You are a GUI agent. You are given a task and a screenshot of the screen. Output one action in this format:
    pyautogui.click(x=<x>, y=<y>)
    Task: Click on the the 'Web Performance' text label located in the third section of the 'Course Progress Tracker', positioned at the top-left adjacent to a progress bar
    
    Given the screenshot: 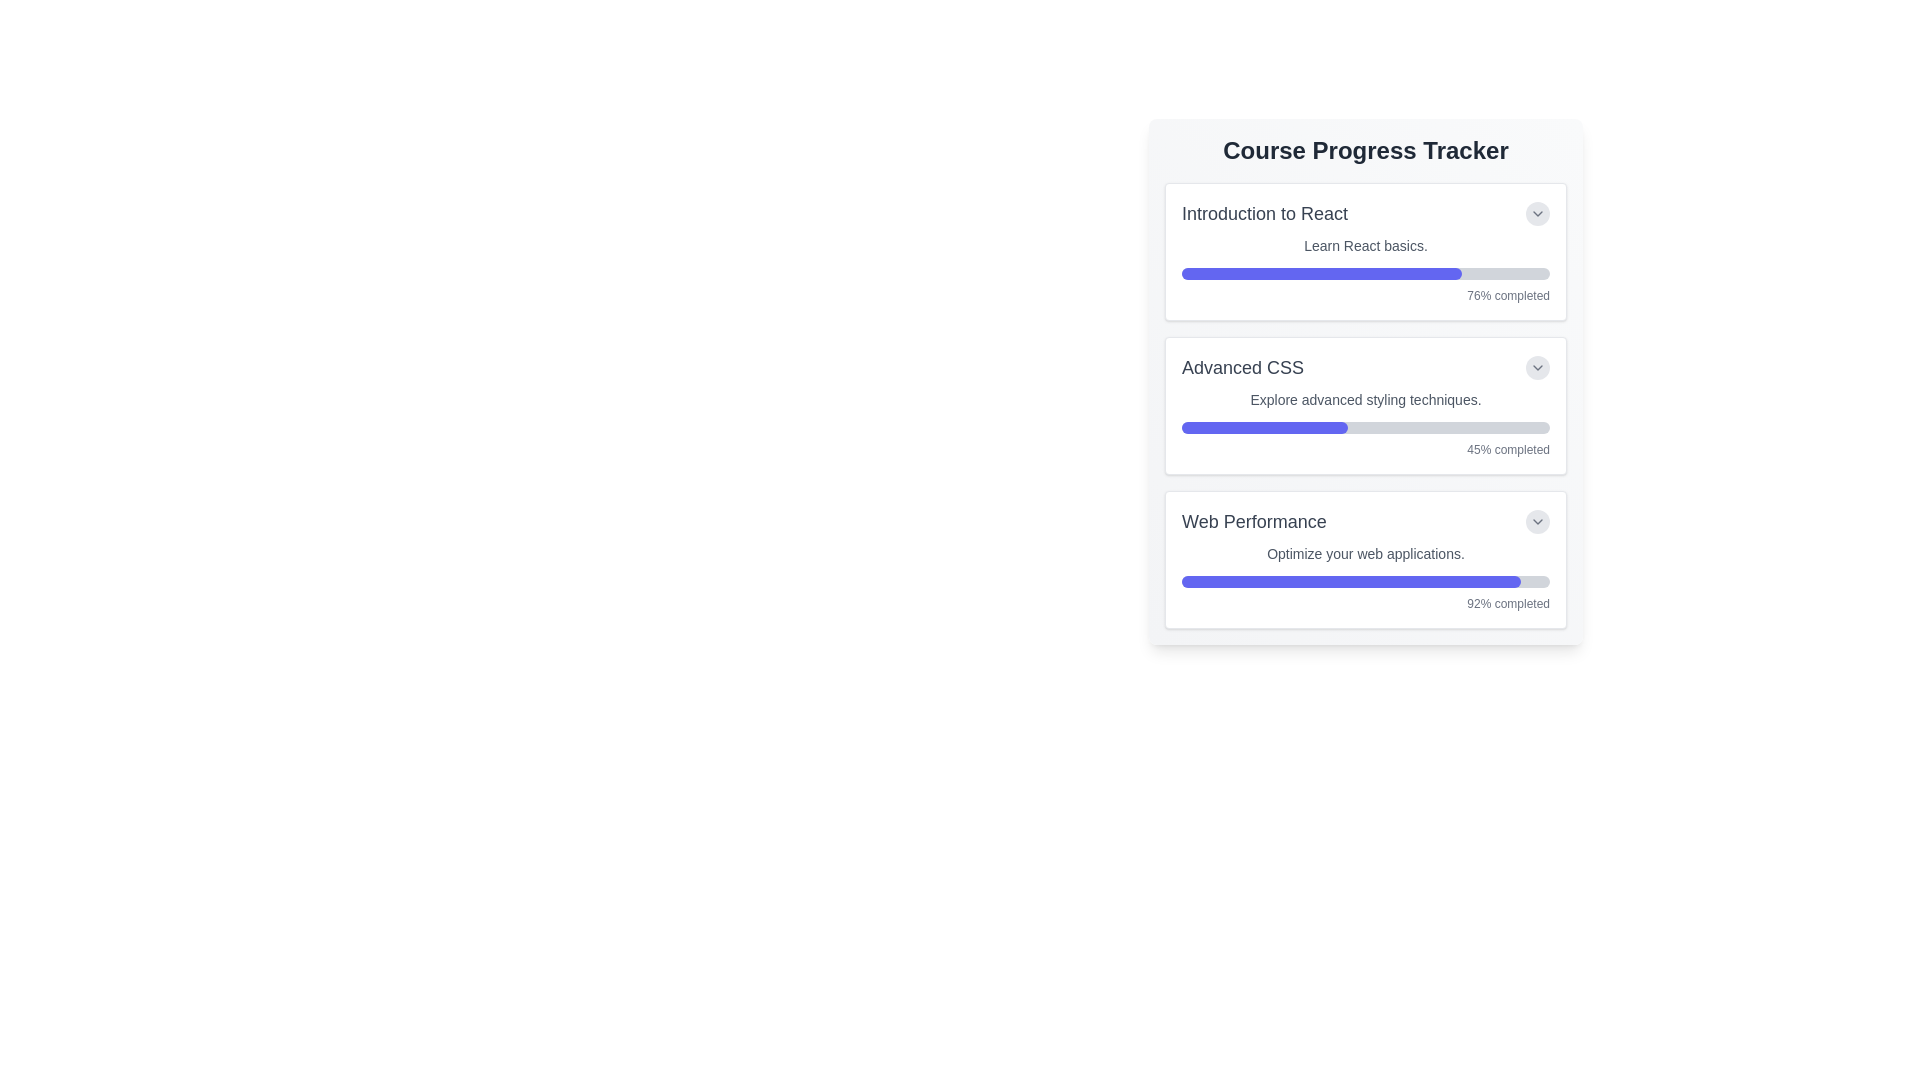 What is the action you would take?
    pyautogui.click(x=1253, y=520)
    